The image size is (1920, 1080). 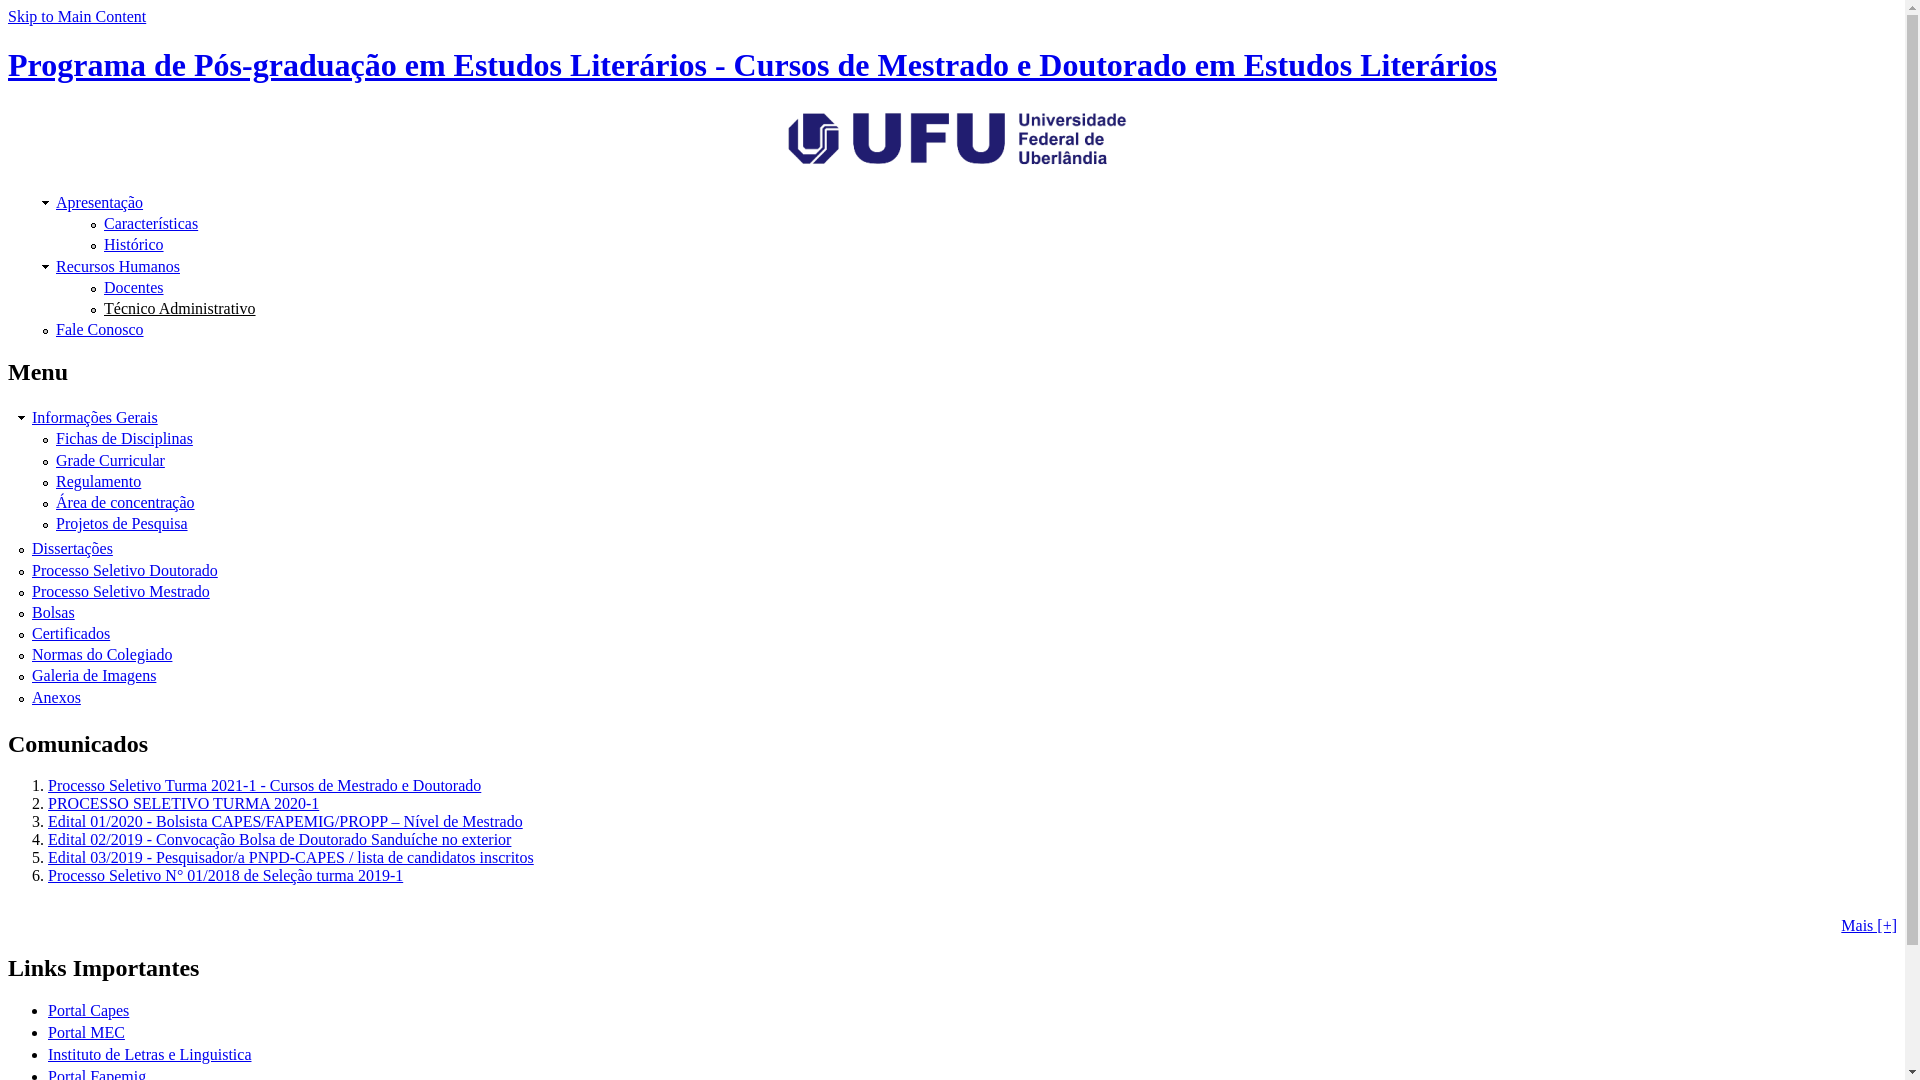 I want to click on 'Fichas de Disciplinas', so click(x=123, y=437).